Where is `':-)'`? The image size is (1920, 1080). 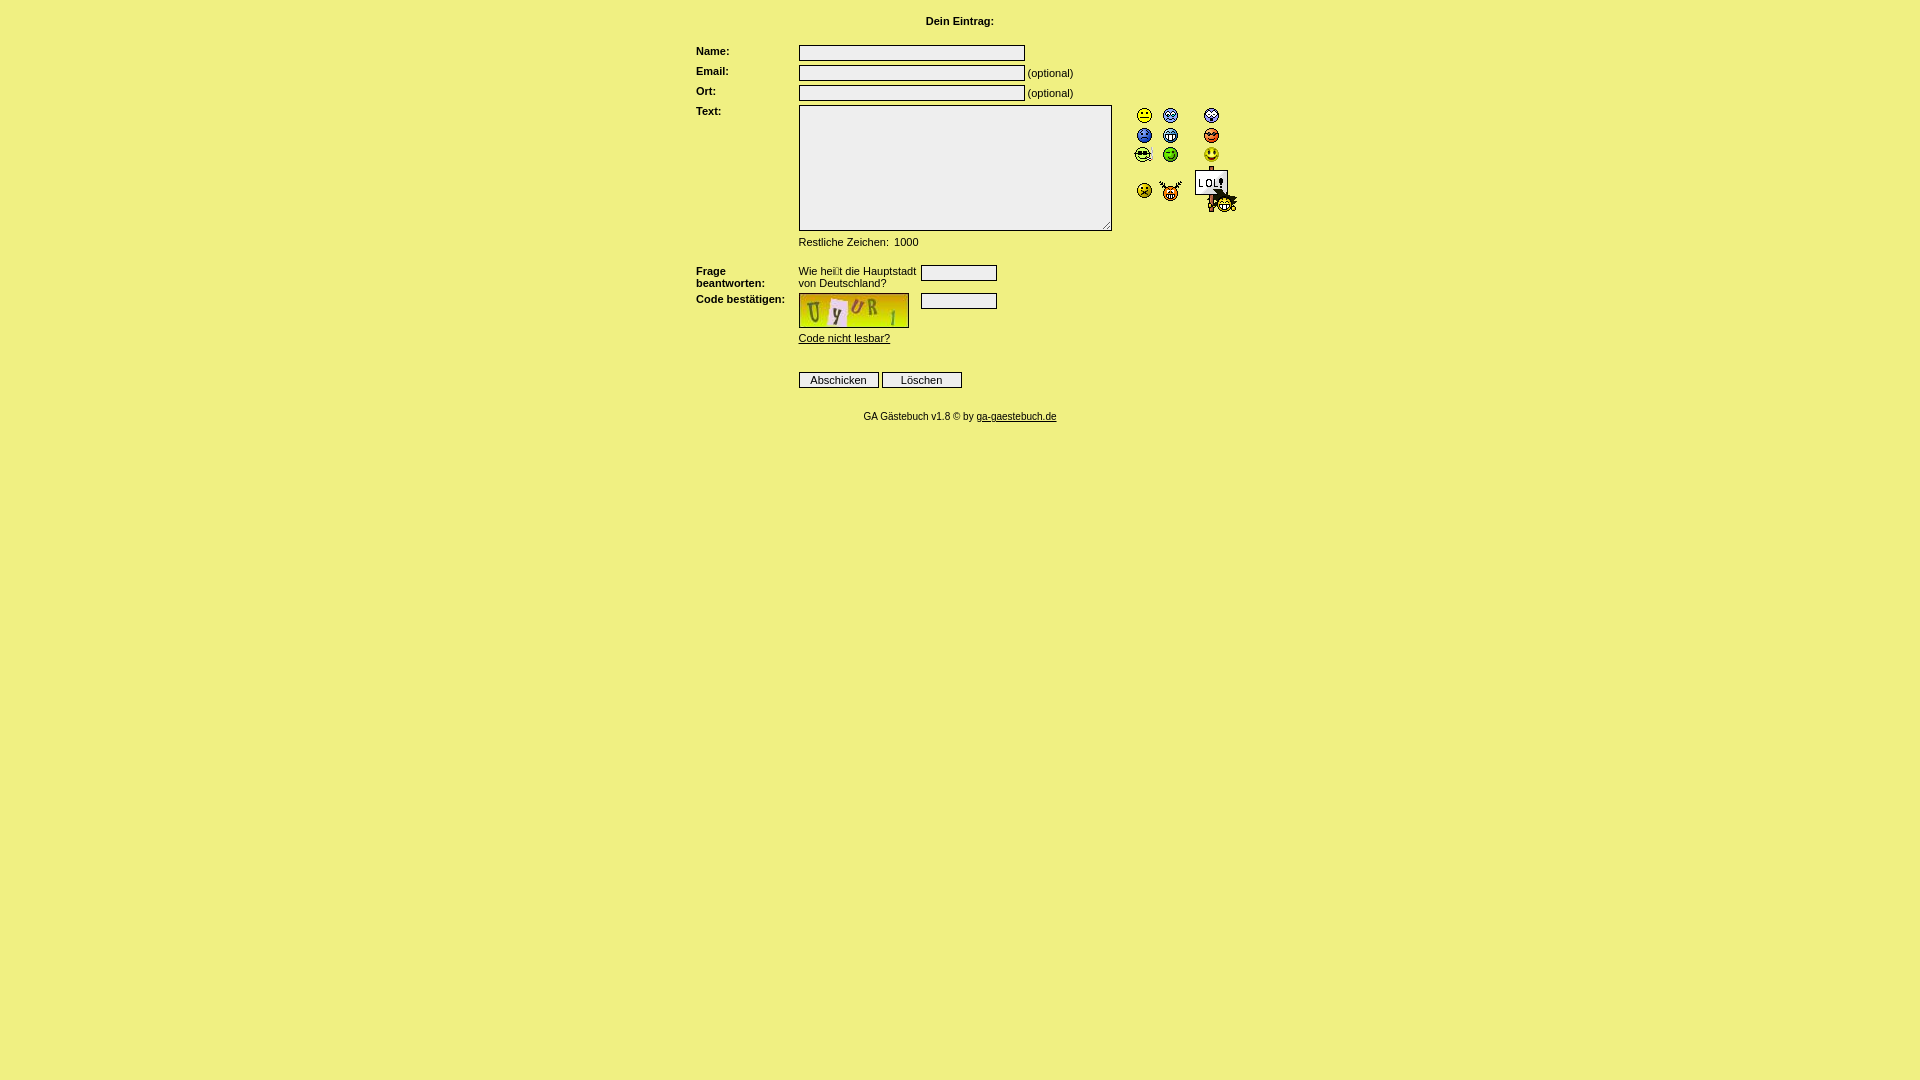
':-)' is located at coordinates (1210, 153).